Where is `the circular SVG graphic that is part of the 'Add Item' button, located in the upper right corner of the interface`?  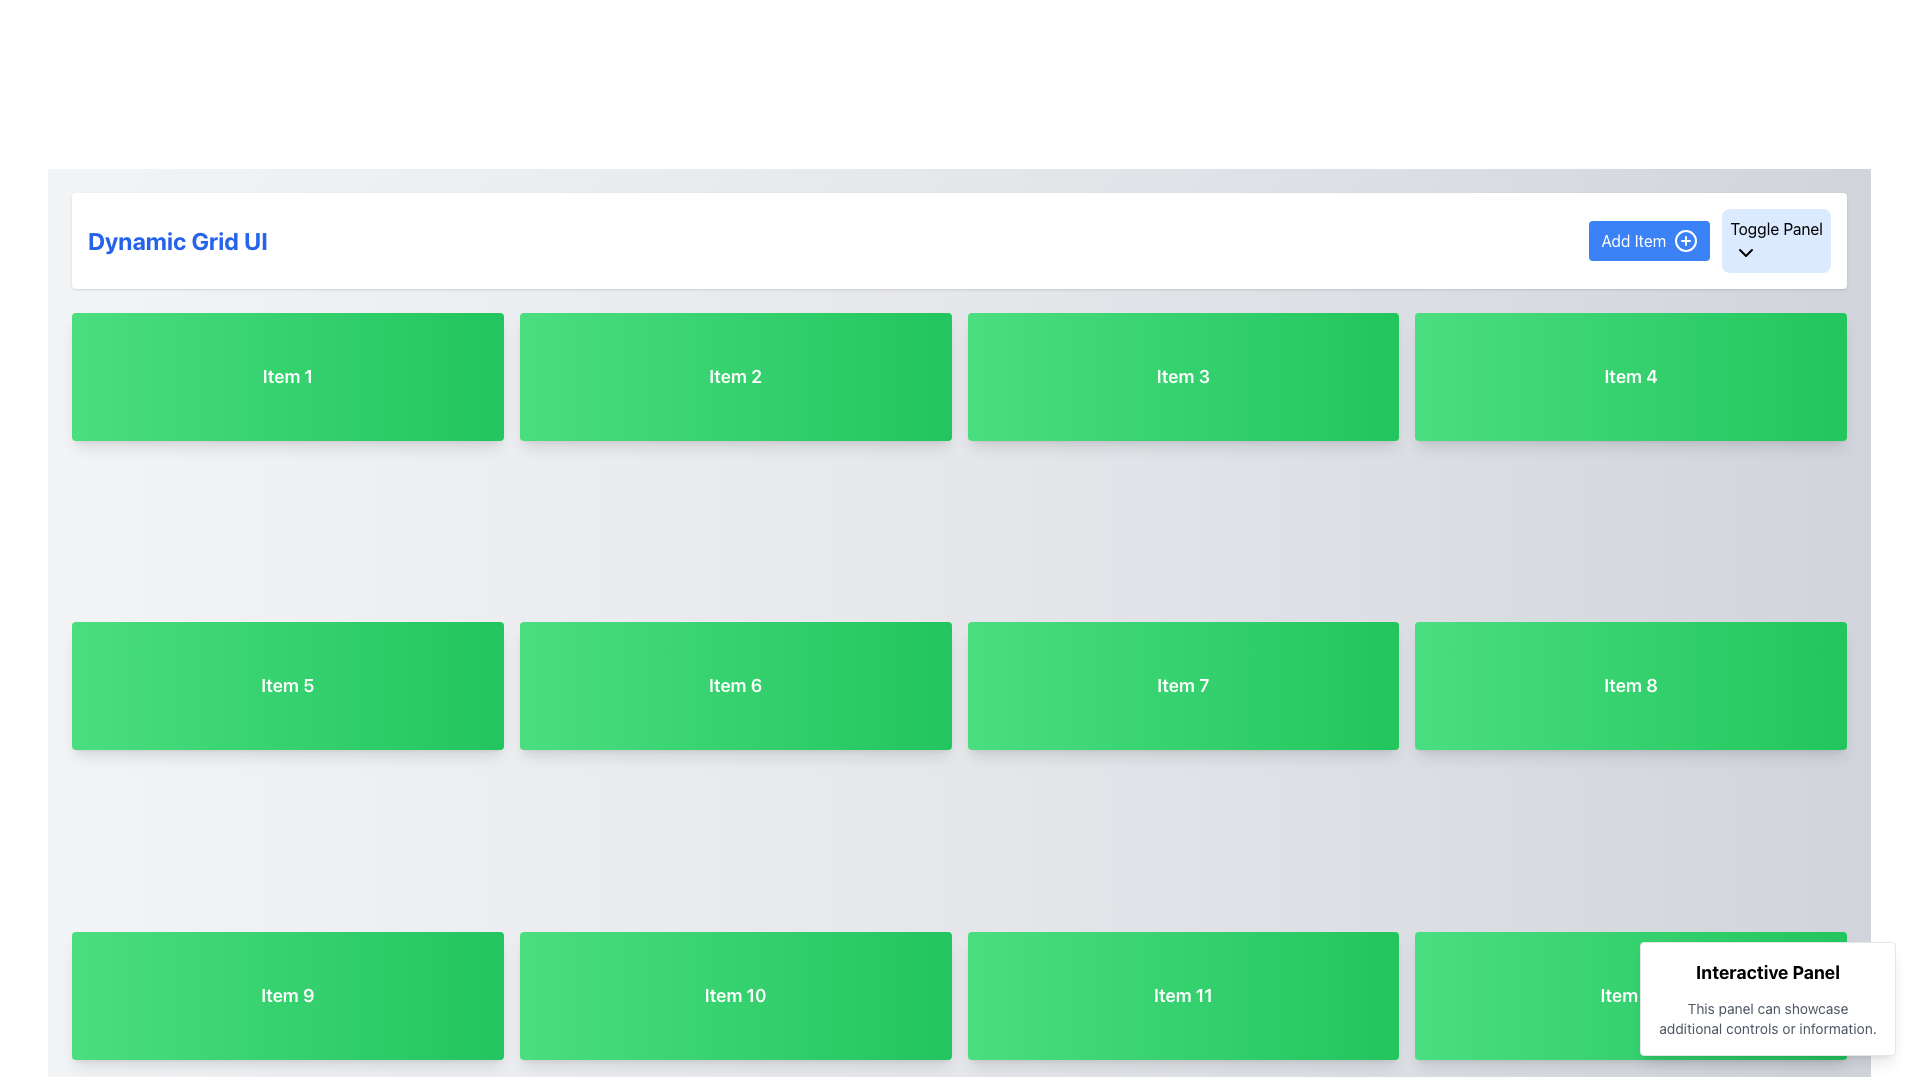 the circular SVG graphic that is part of the 'Add Item' button, located in the upper right corner of the interface is located at coordinates (1685, 239).